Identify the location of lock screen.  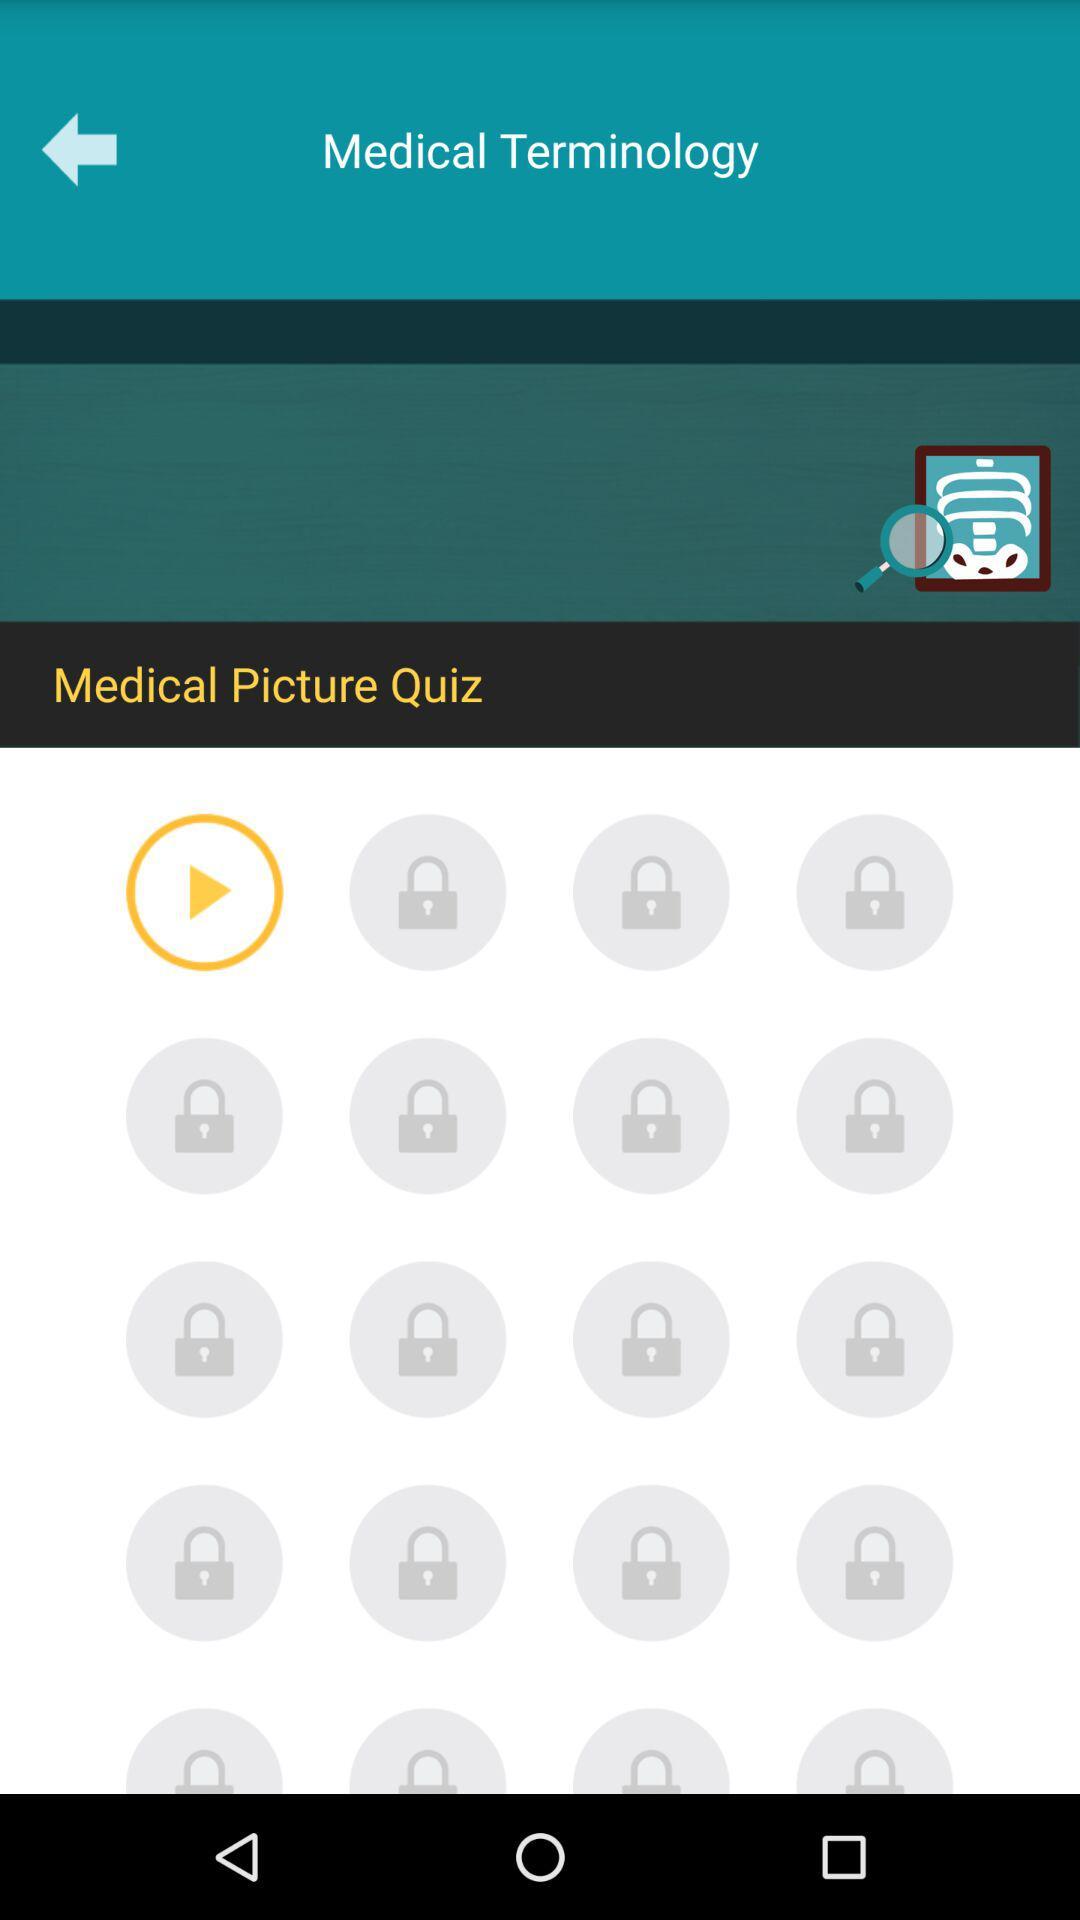
(427, 1562).